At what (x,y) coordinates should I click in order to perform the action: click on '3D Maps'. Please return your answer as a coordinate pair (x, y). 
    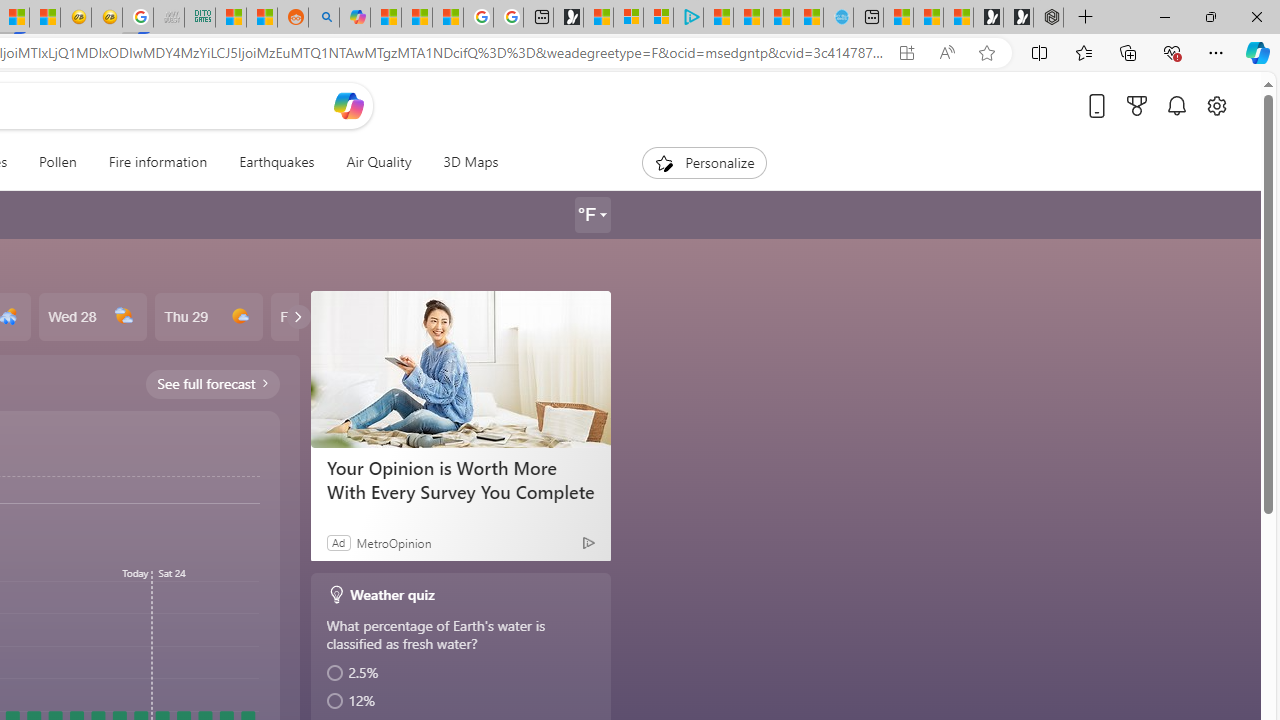
    Looking at the image, I should click on (470, 162).